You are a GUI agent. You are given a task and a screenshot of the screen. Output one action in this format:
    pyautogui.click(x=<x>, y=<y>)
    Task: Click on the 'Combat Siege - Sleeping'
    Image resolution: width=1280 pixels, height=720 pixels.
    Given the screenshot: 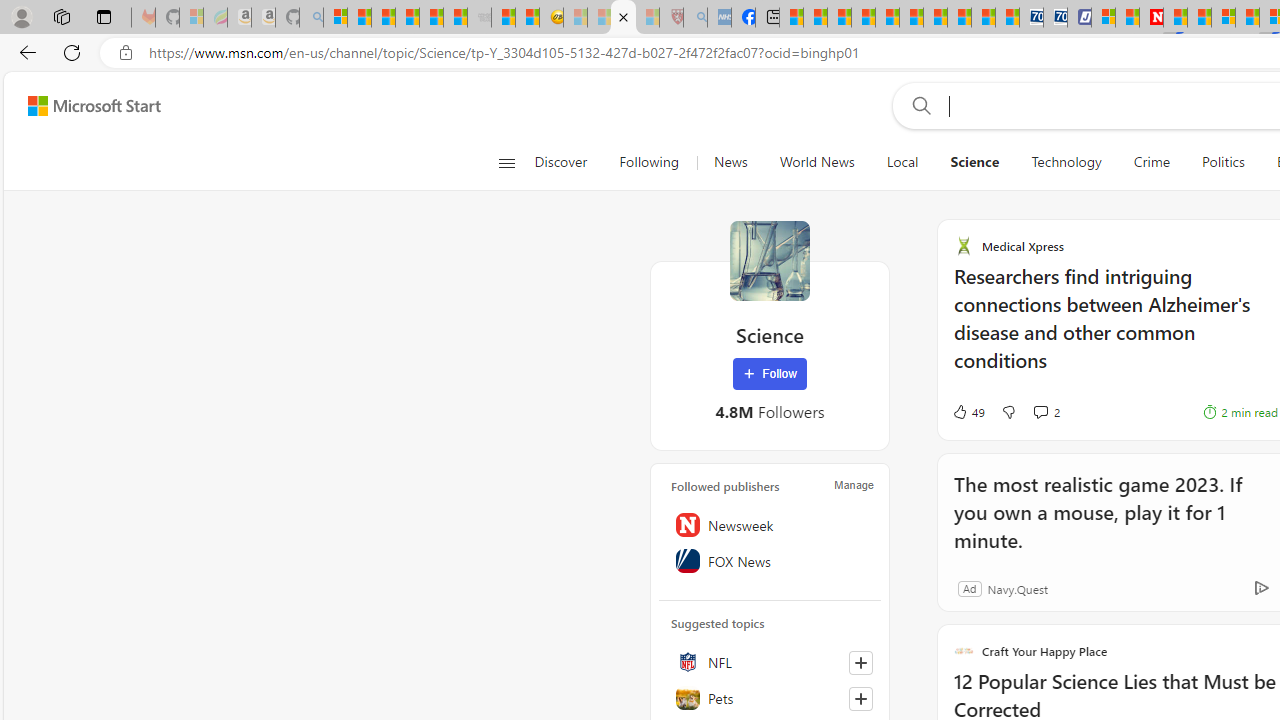 What is the action you would take?
    pyautogui.click(x=480, y=17)
    